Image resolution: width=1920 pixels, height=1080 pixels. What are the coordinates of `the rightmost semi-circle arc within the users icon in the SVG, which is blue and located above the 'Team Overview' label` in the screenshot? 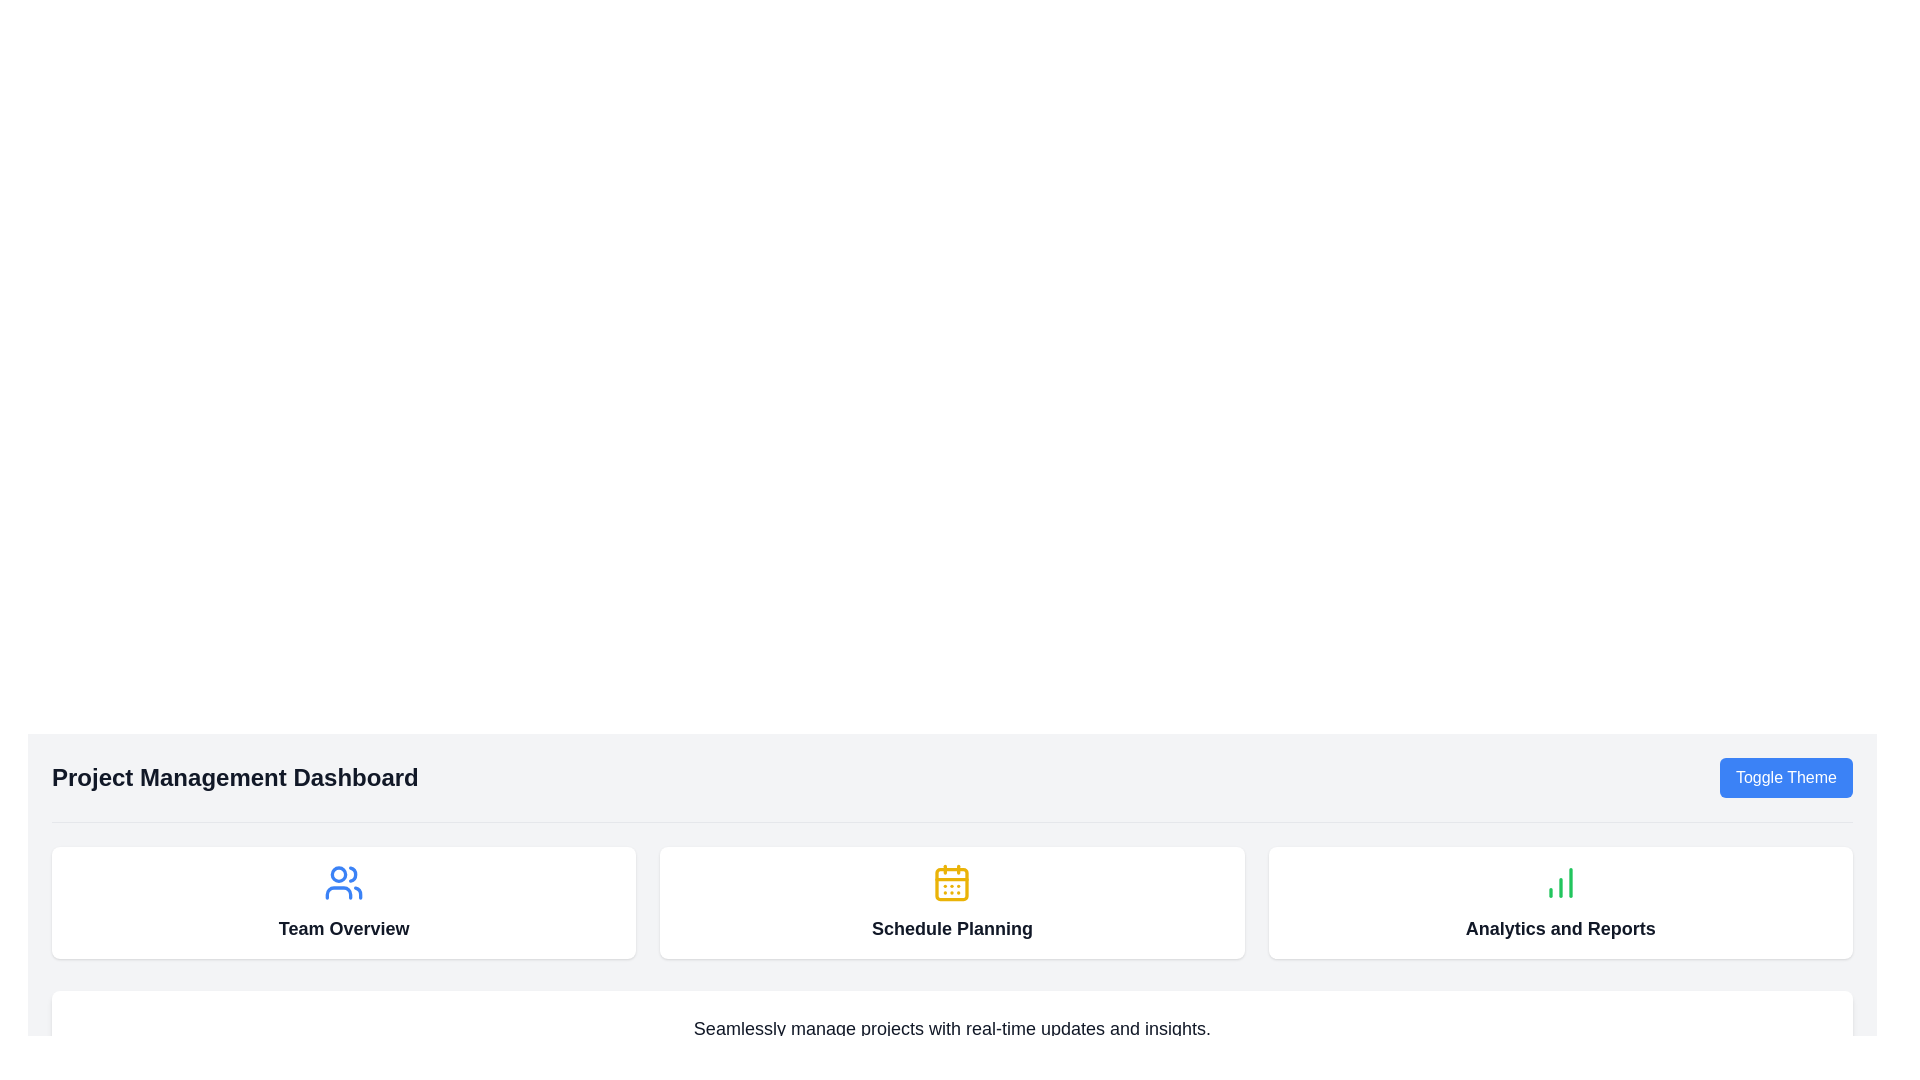 It's located at (353, 873).